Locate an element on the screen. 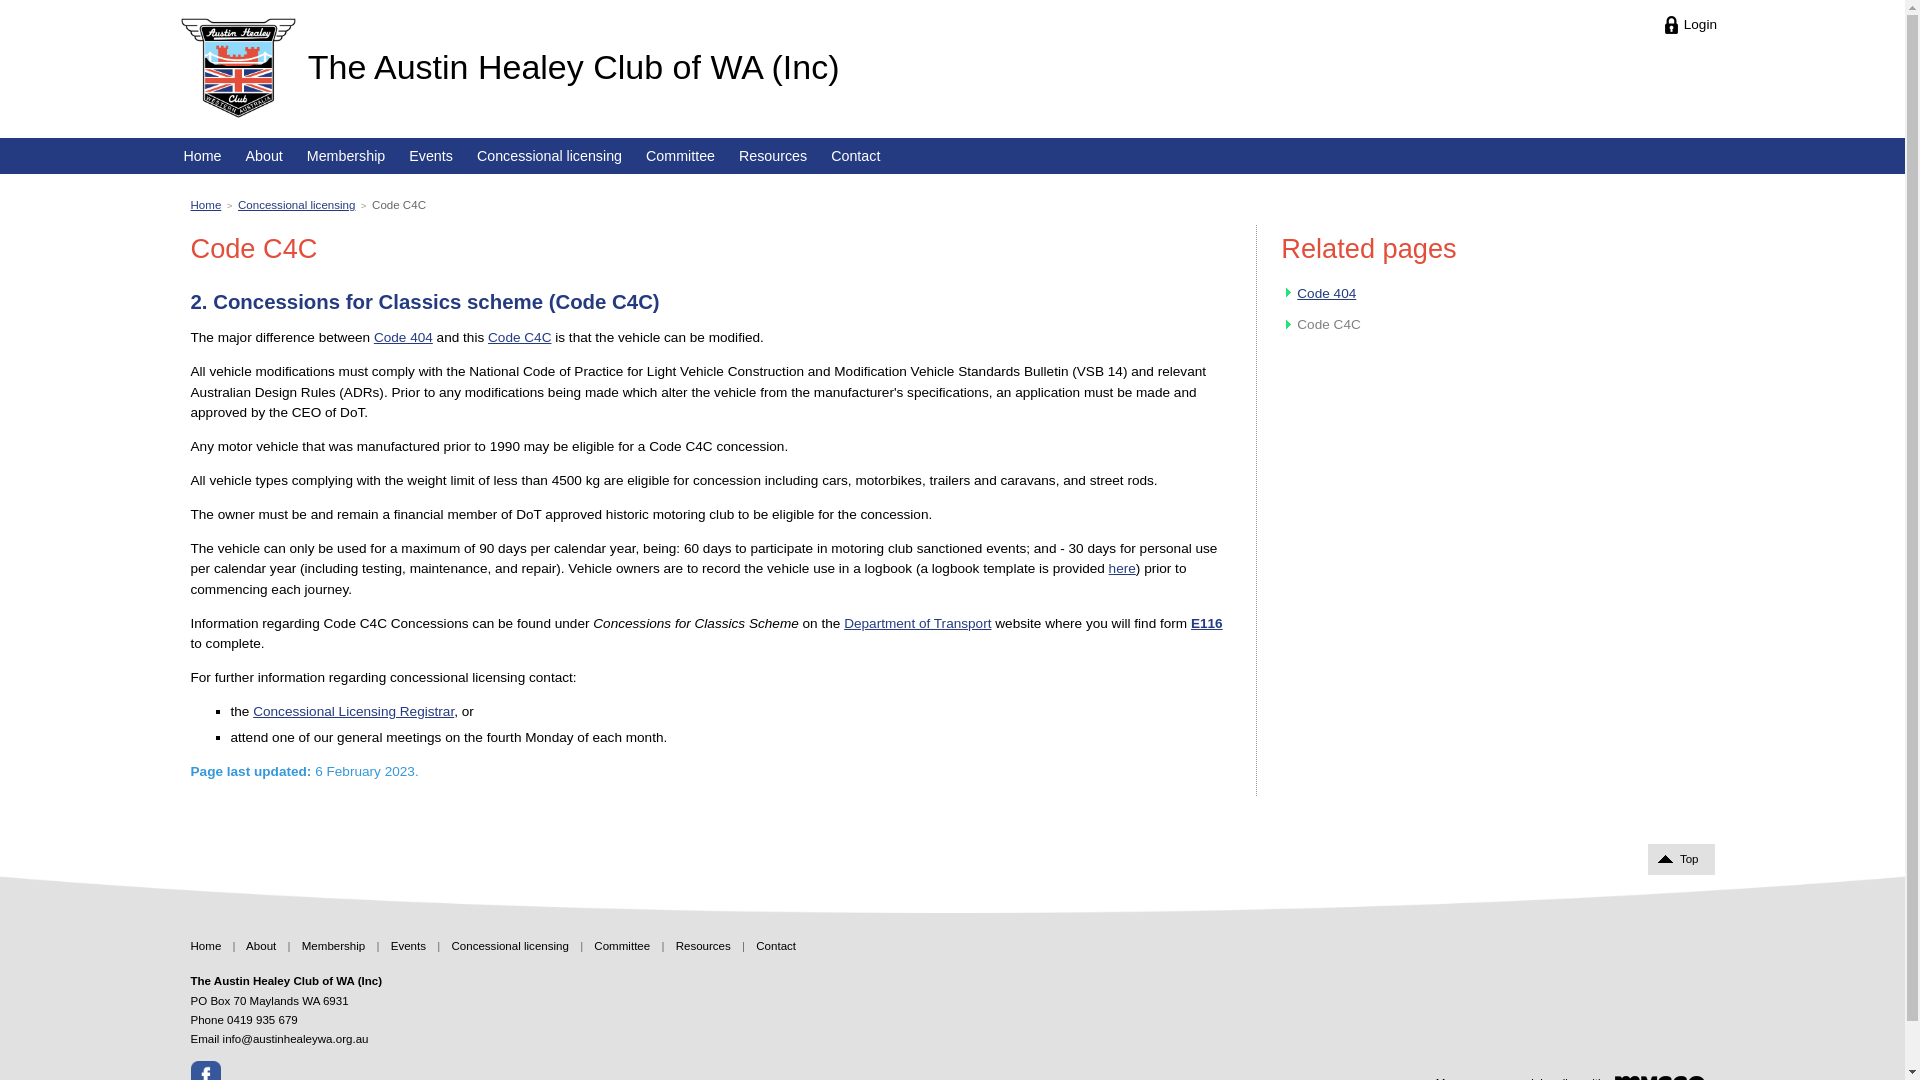 Image resolution: width=1920 pixels, height=1080 pixels. 'About' is located at coordinates (244, 945).